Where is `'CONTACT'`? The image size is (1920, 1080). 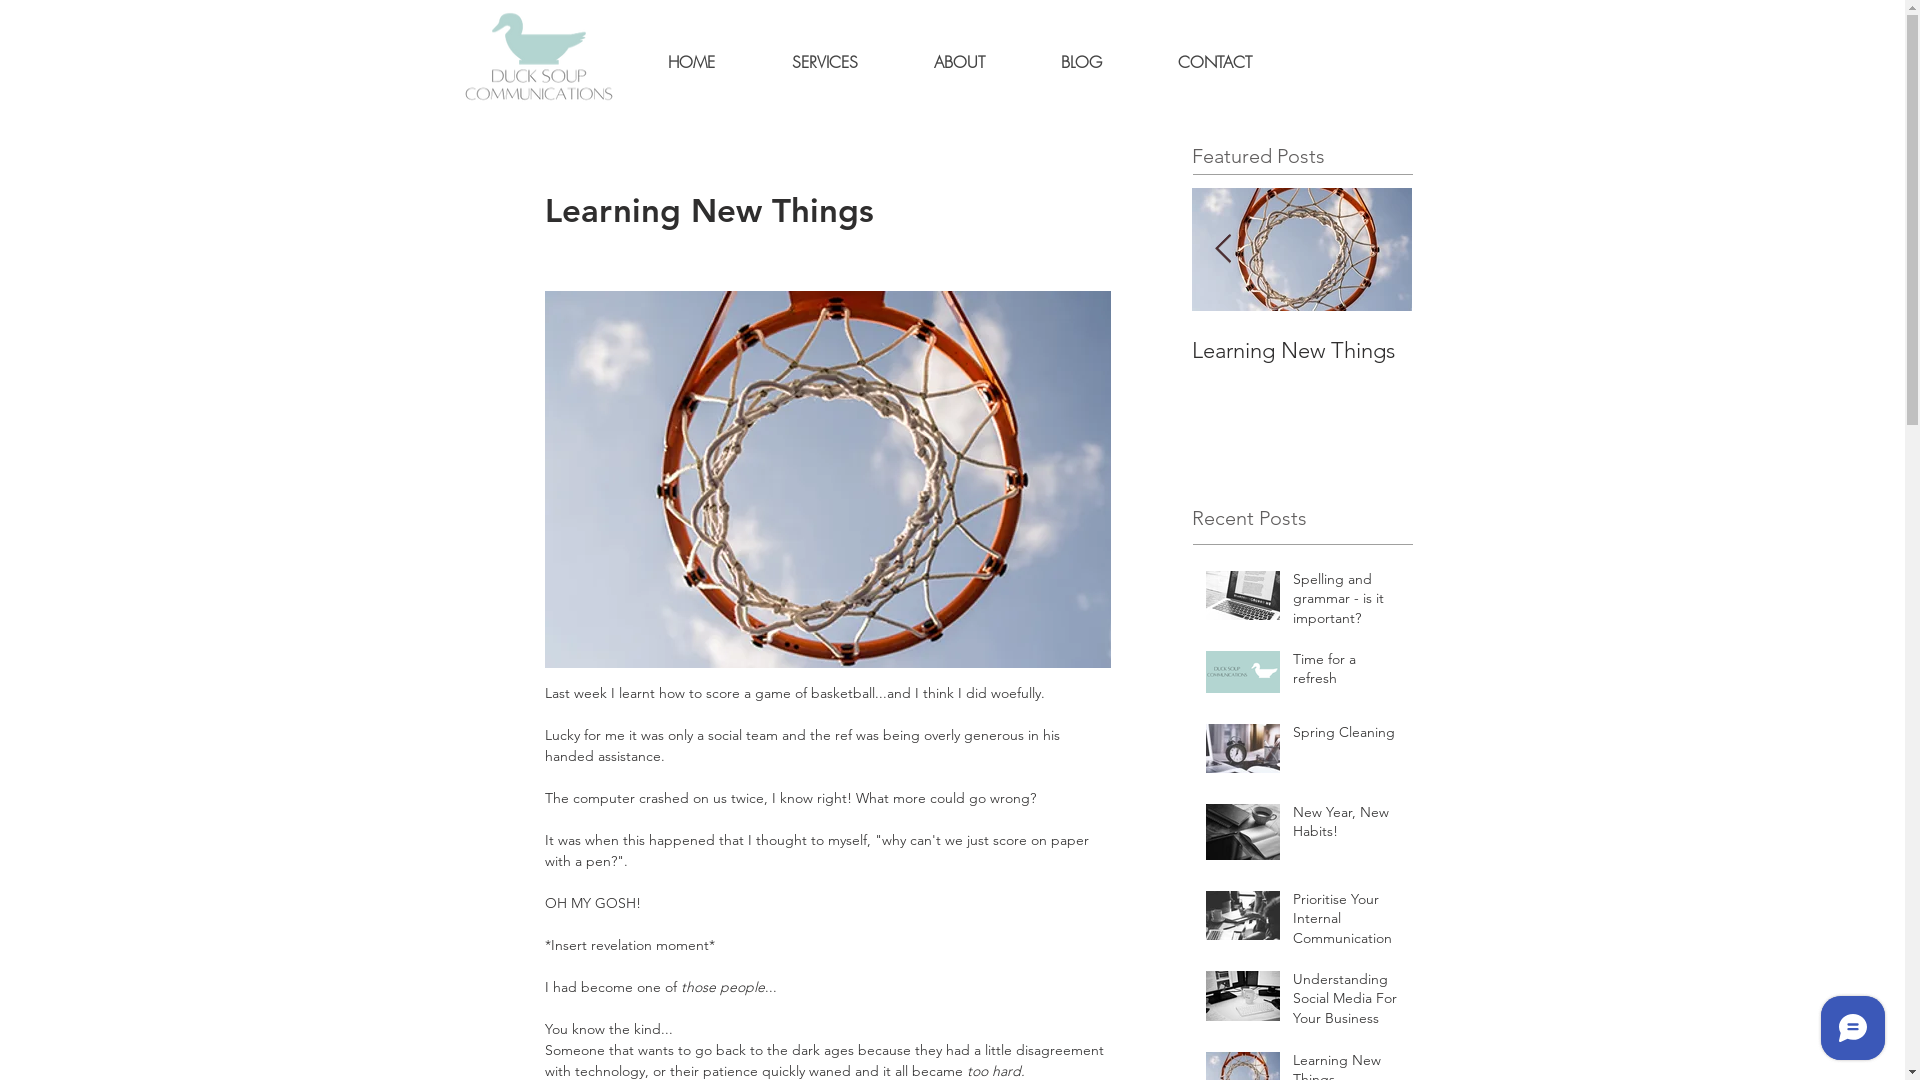 'CONTACT' is located at coordinates (1213, 61).